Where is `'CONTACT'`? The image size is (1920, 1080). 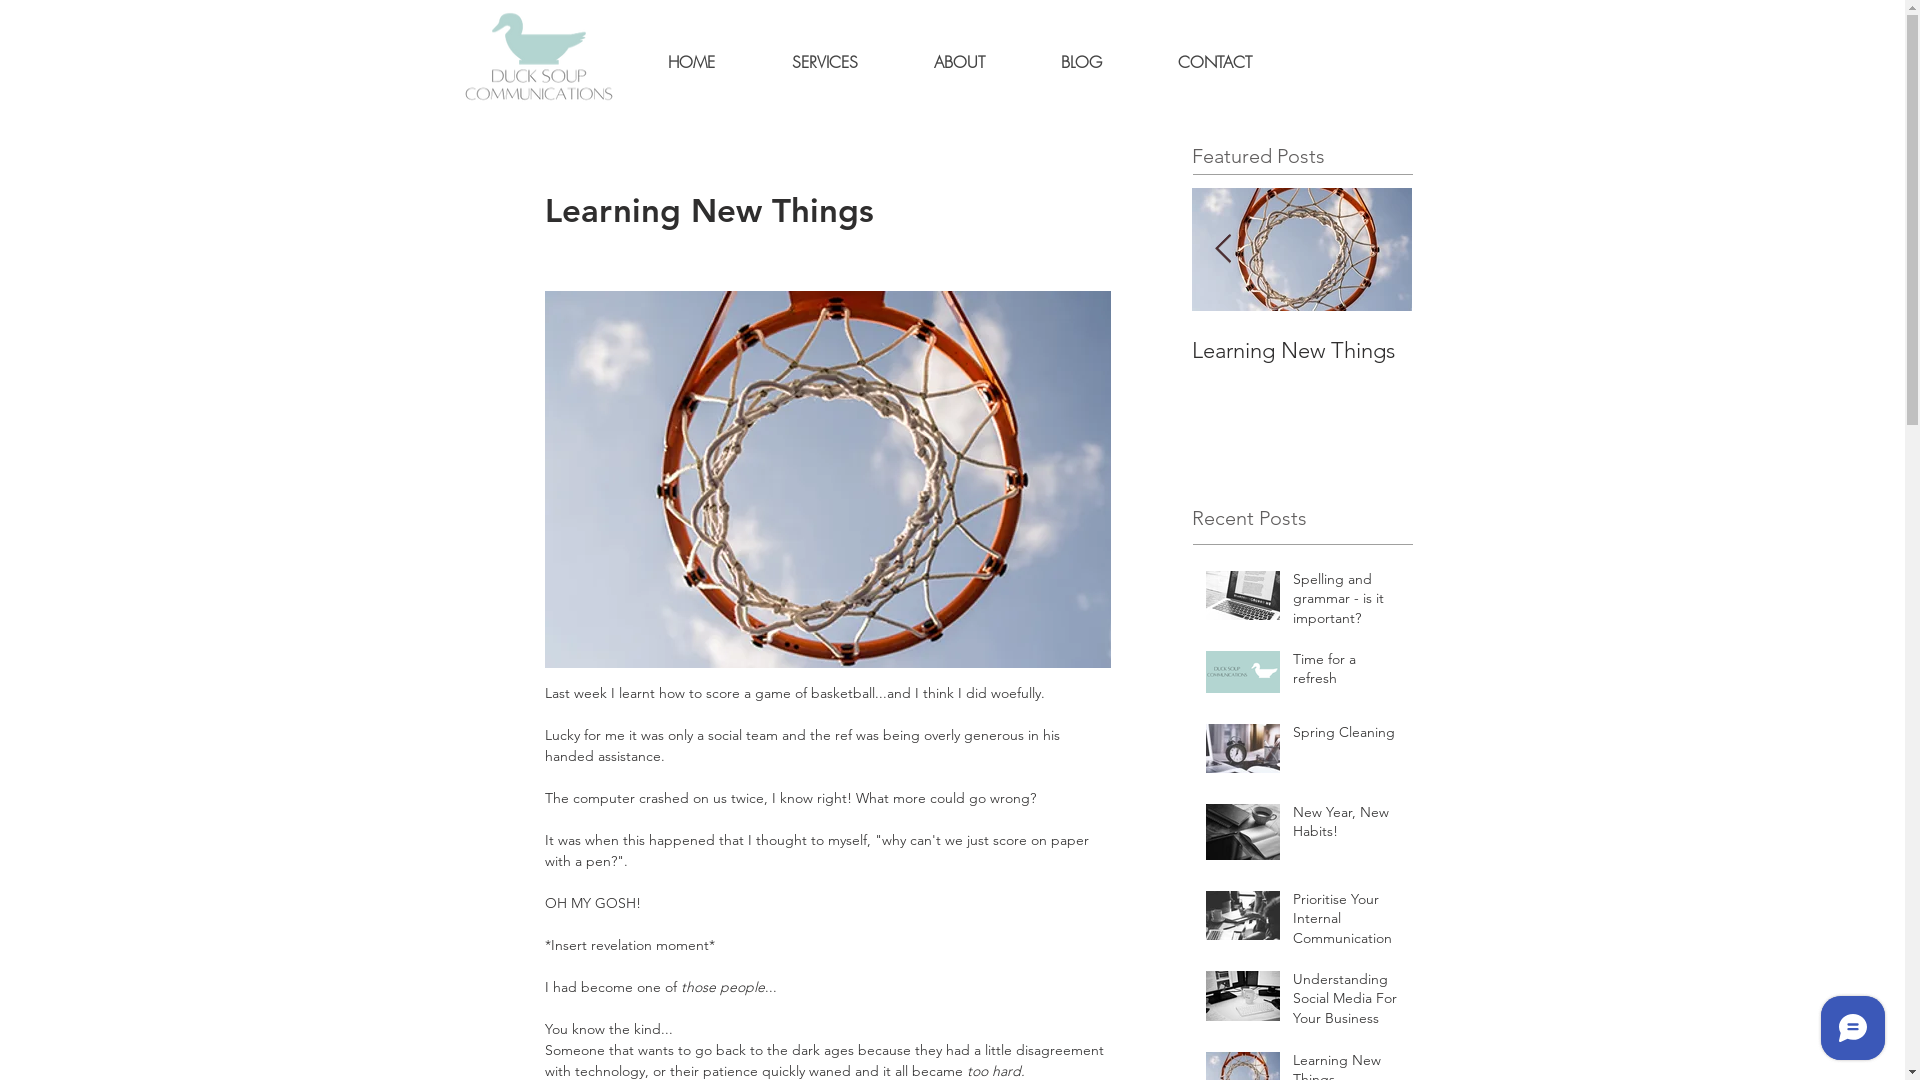 'CONTACT' is located at coordinates (1213, 61).